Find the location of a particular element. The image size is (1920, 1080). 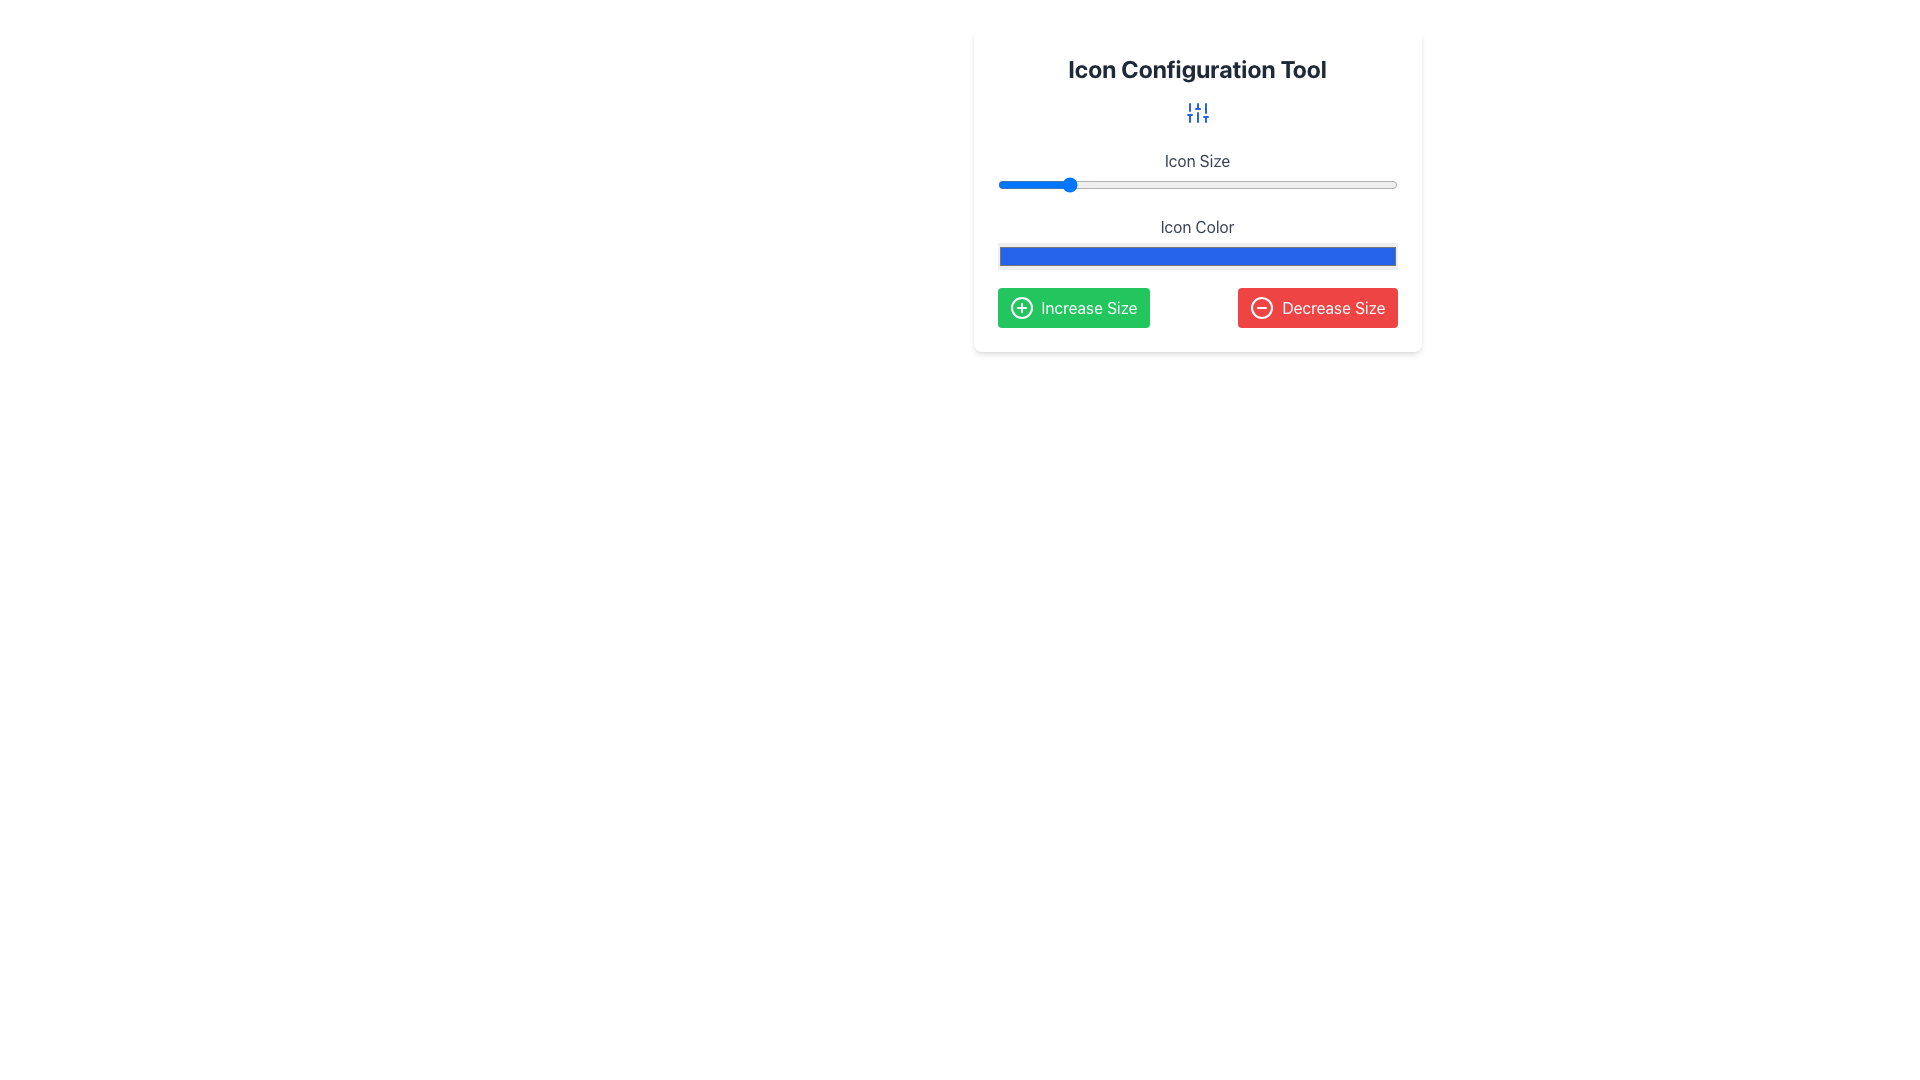

icon size is located at coordinates (1355, 185).